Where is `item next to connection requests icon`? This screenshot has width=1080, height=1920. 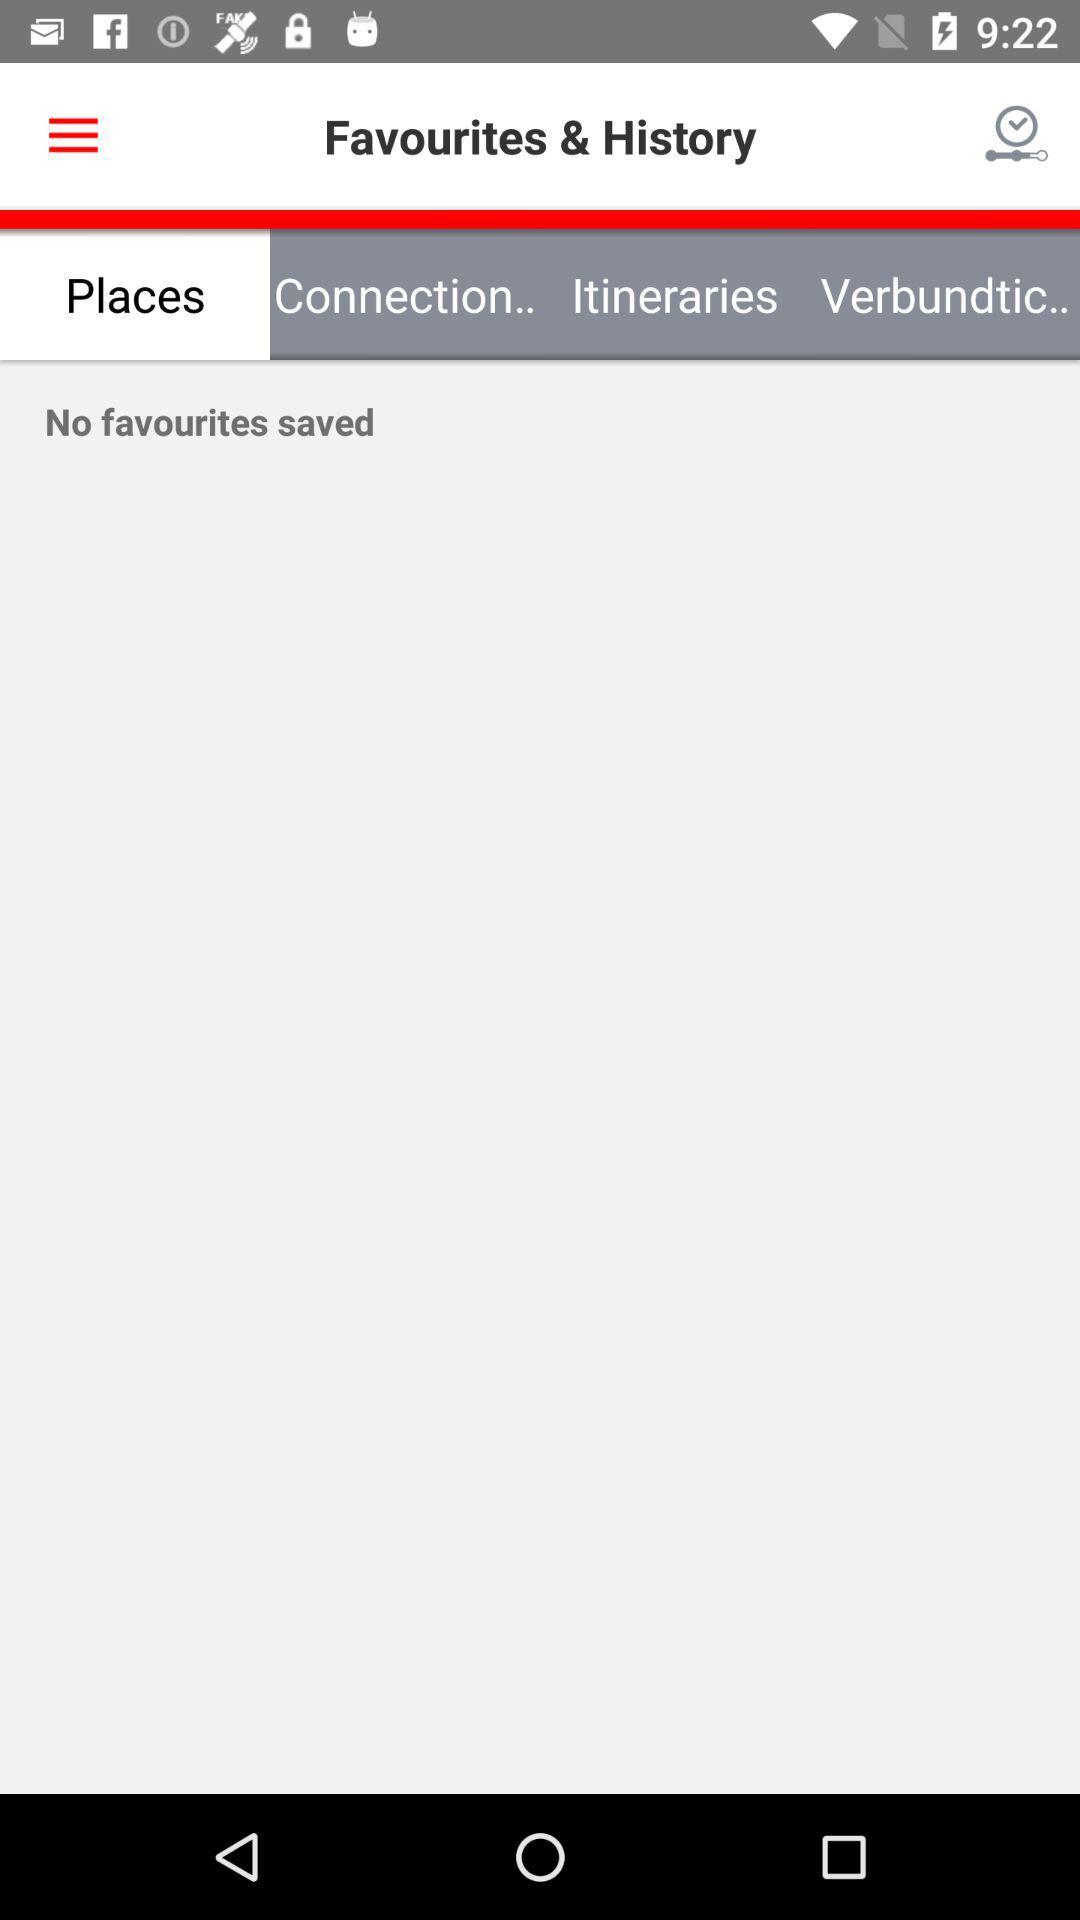 item next to connection requests icon is located at coordinates (135, 293).